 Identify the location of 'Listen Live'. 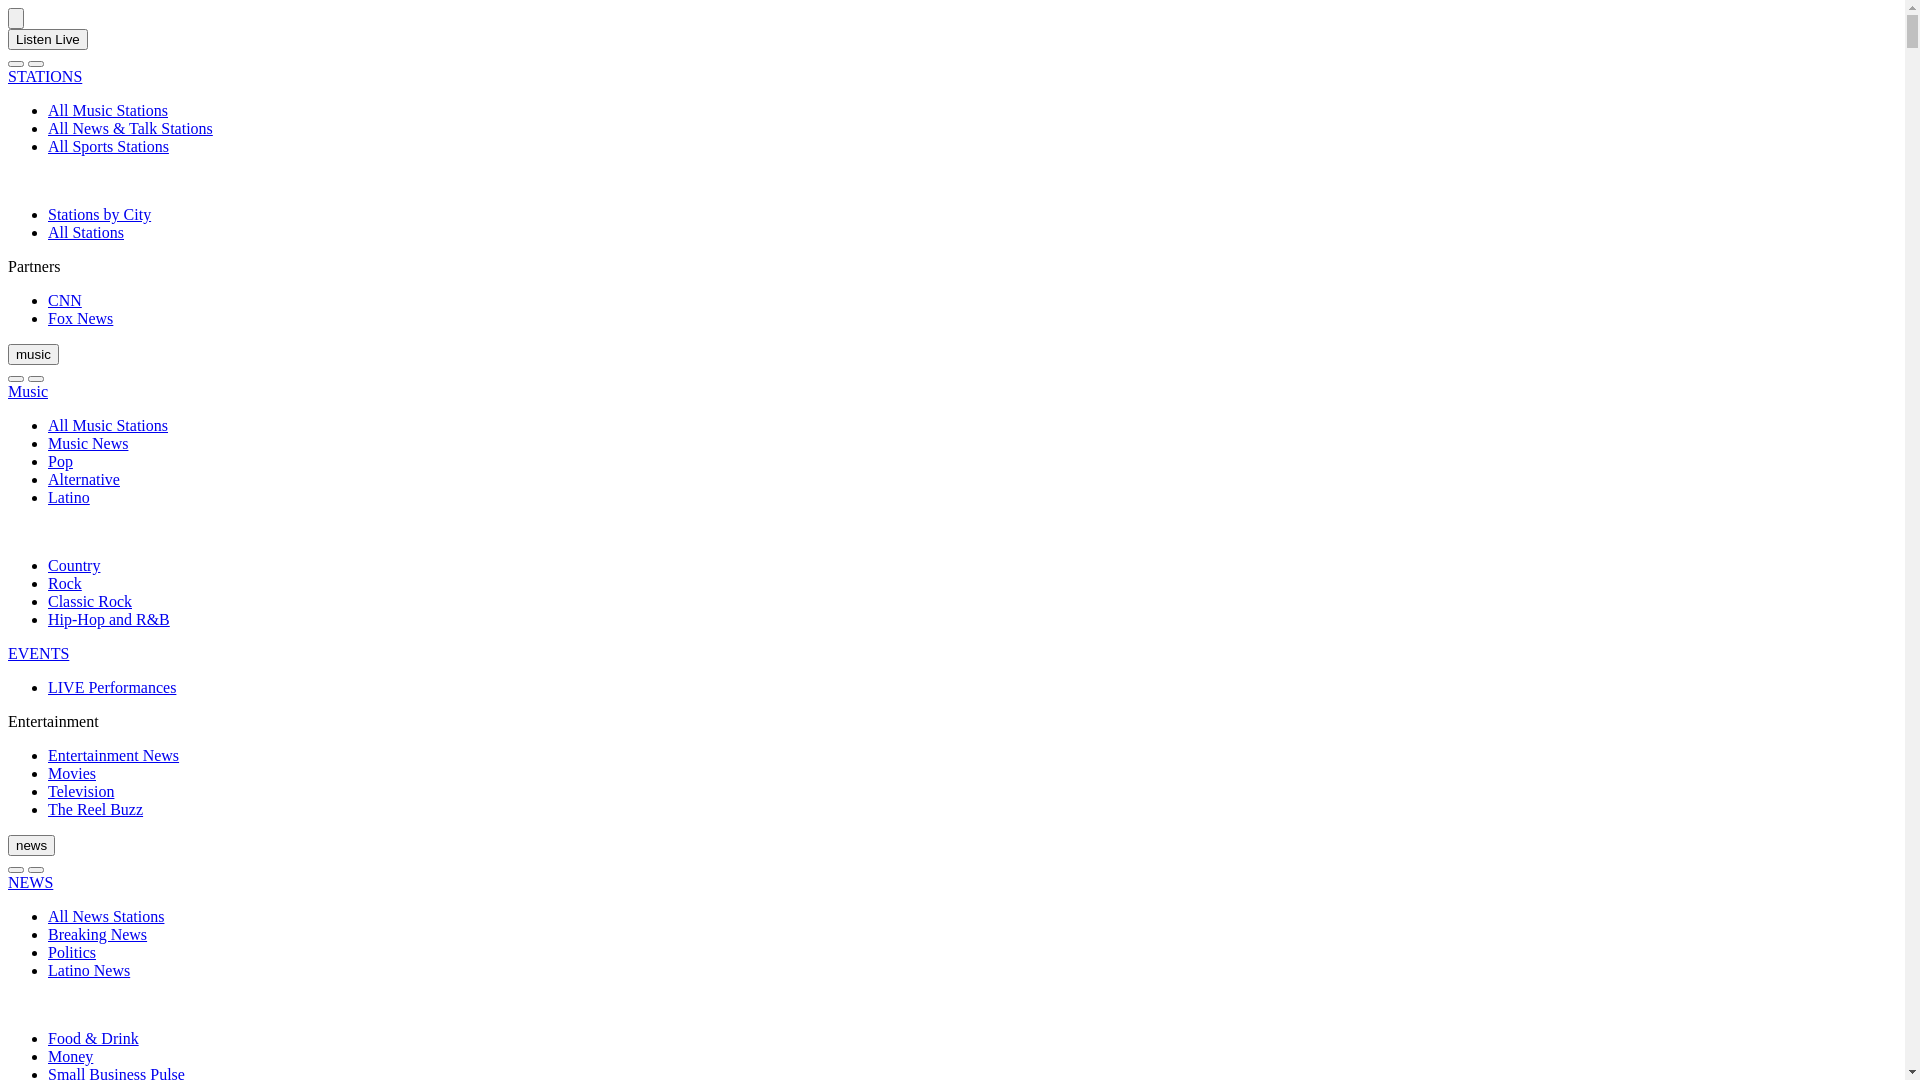
(48, 39).